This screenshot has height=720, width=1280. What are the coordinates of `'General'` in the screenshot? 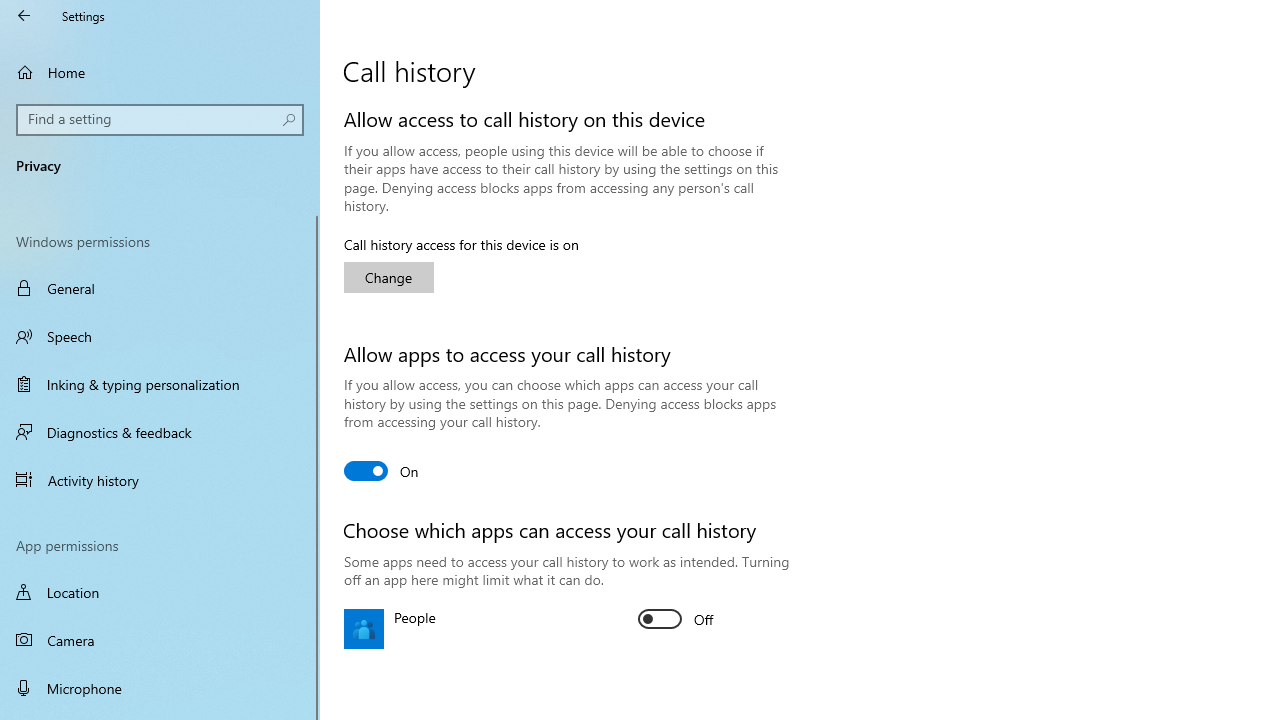 It's located at (160, 288).